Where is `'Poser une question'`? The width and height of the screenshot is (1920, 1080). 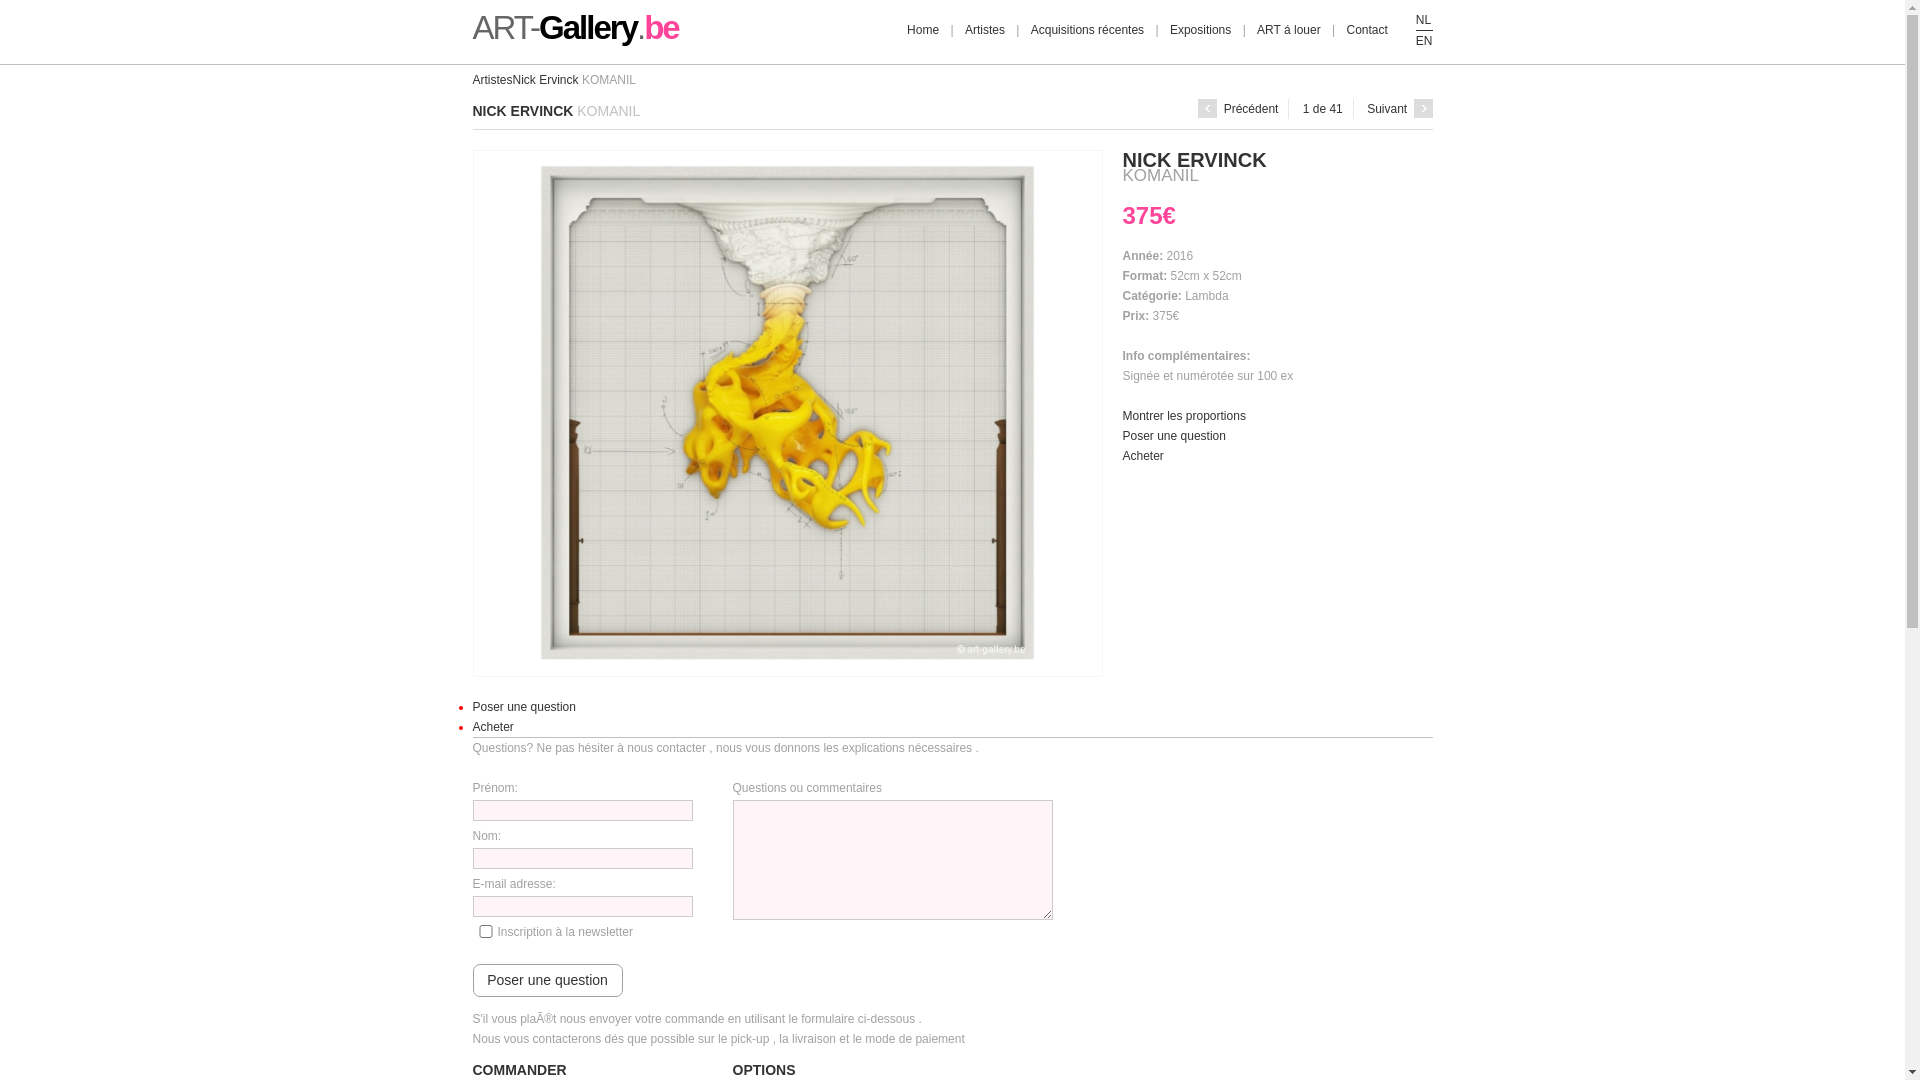
'Poser une question' is located at coordinates (523, 705).